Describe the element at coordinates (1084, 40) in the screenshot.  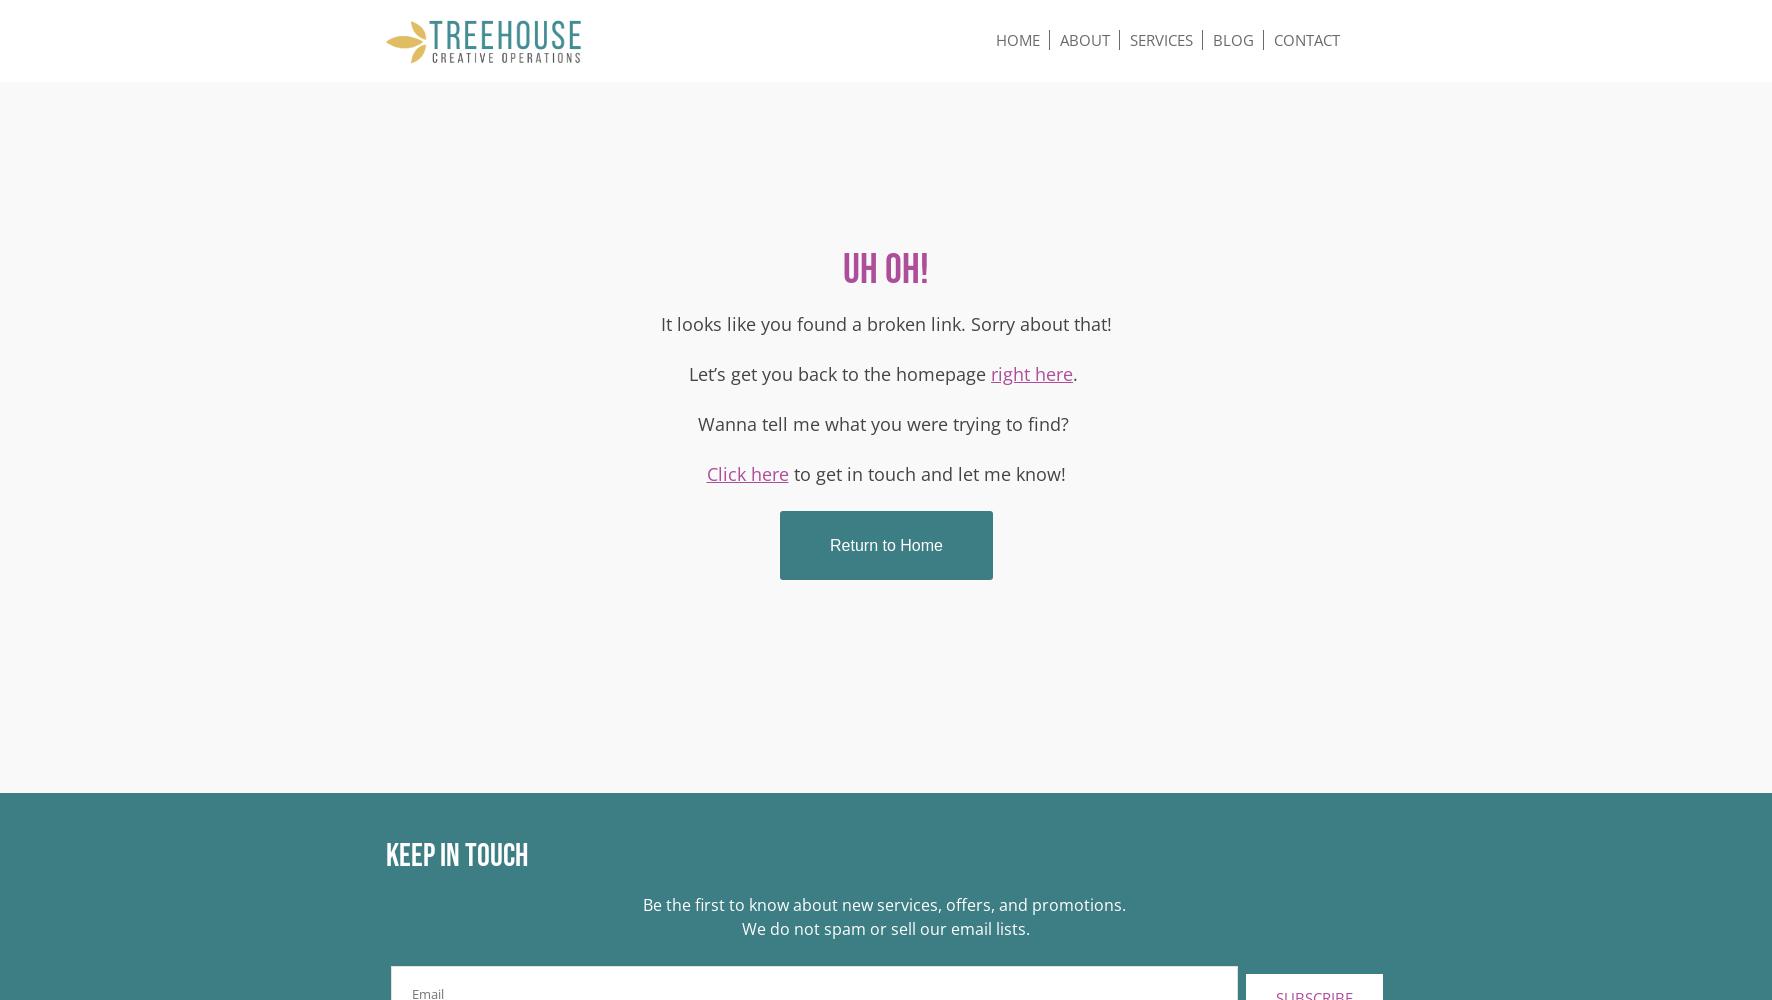
I see `'About'` at that location.